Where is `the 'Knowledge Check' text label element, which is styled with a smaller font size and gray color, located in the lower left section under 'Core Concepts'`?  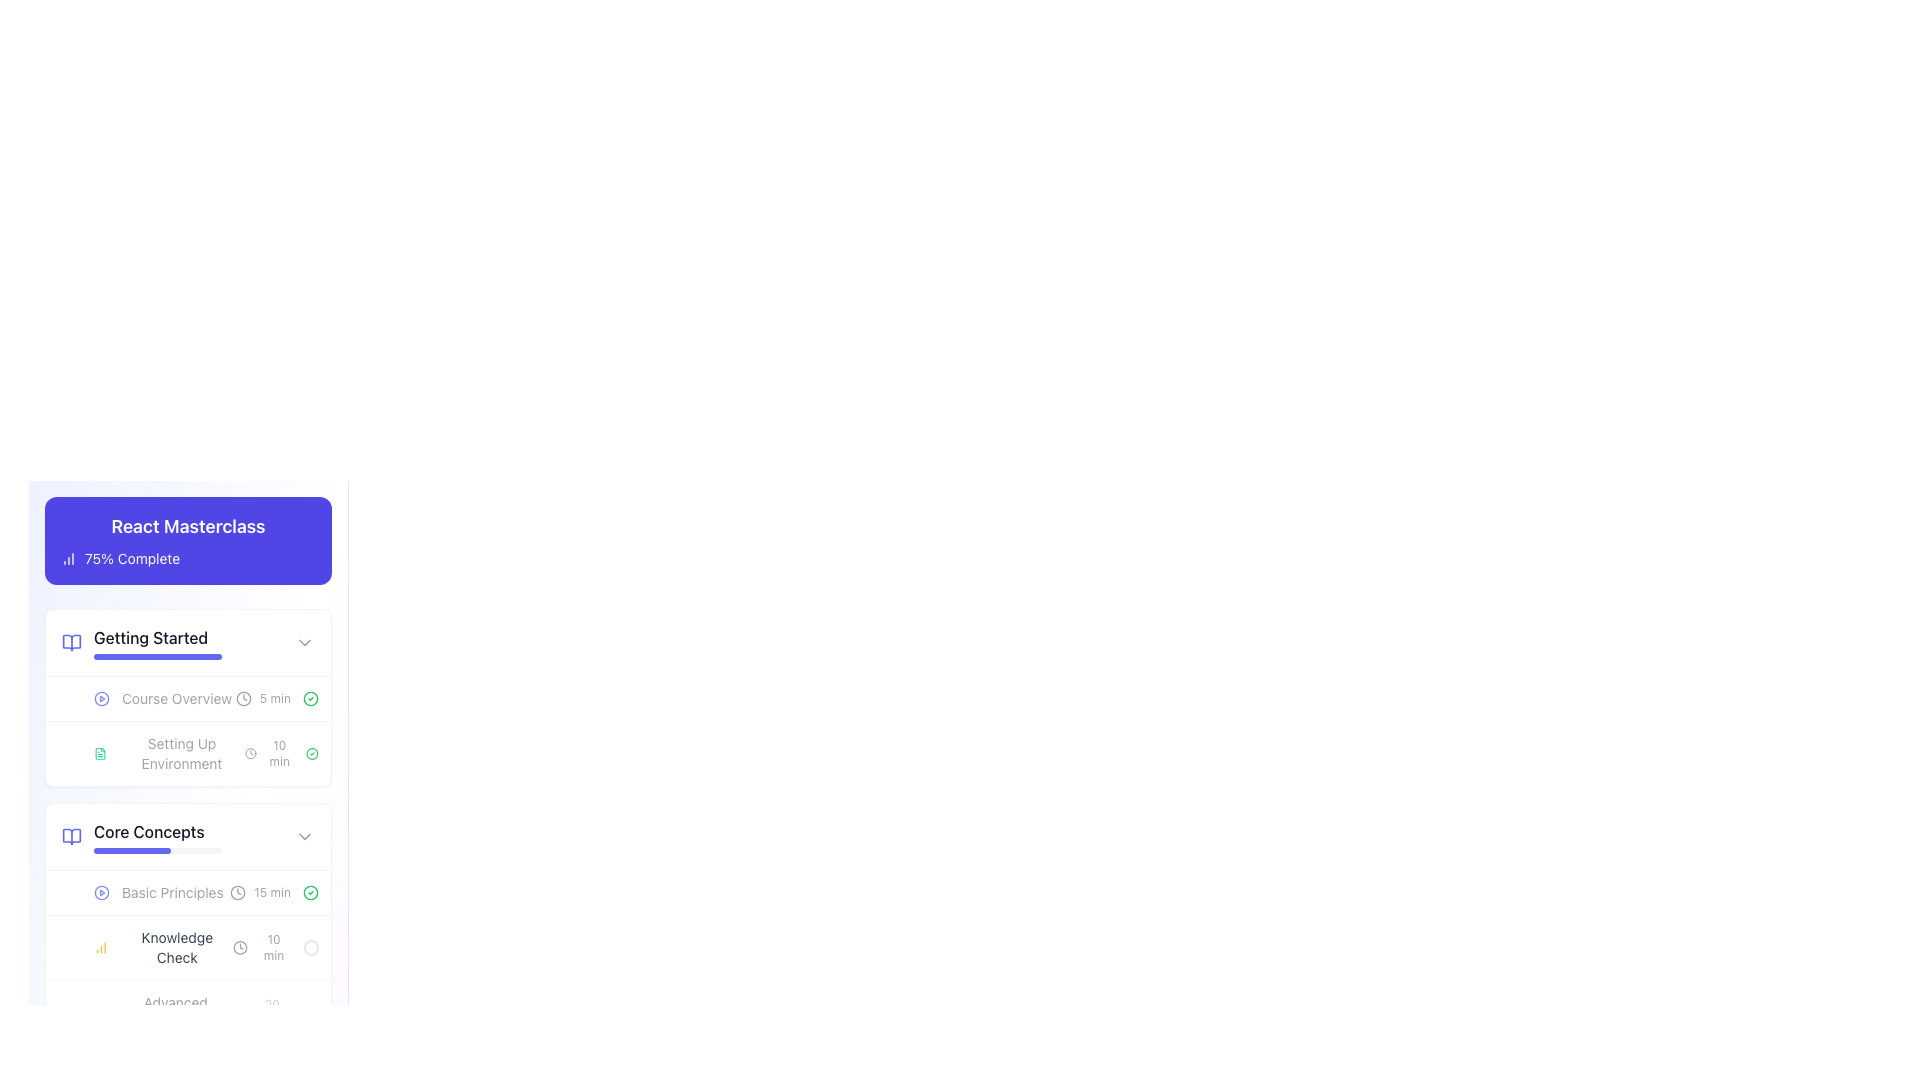 the 'Knowledge Check' text label element, which is styled with a smaller font size and gray color, located in the lower left section under 'Core Concepts' is located at coordinates (177, 947).